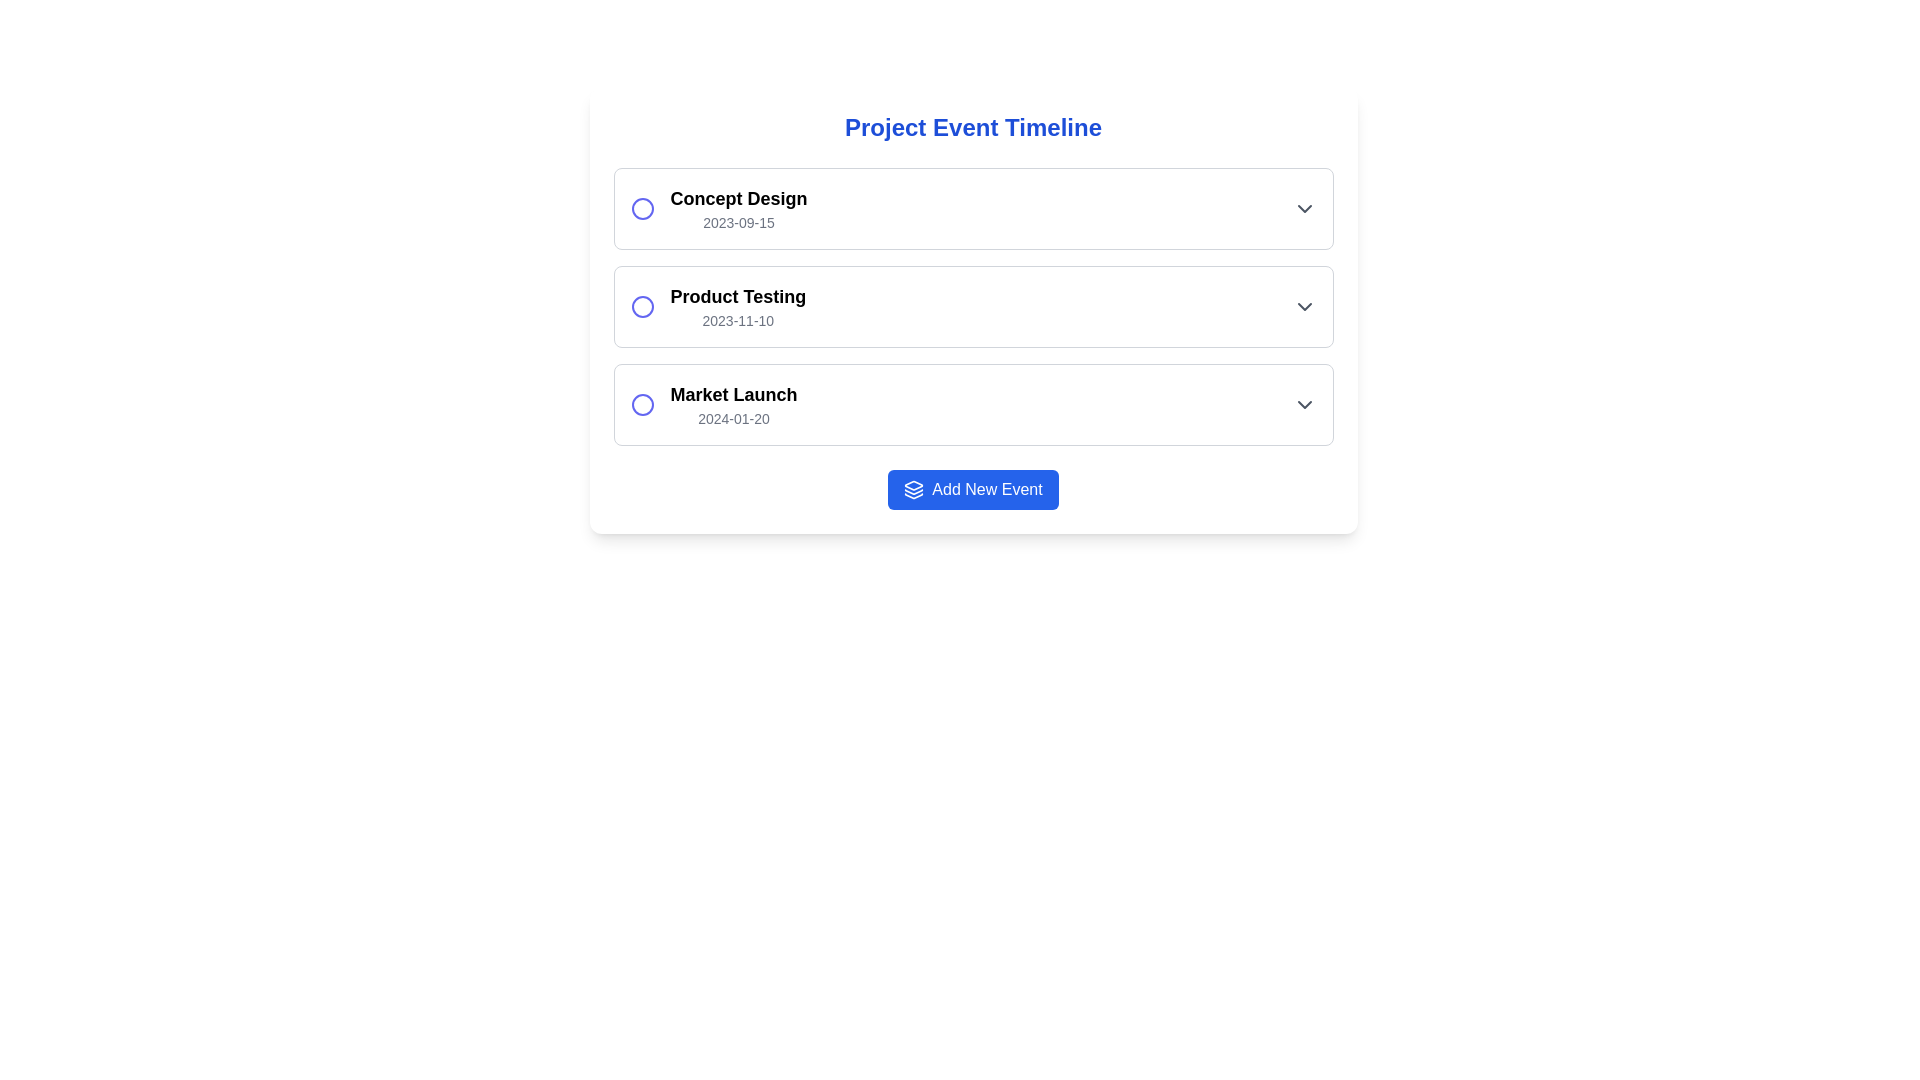  What do you see at coordinates (642, 307) in the screenshot?
I see `the circular radio button with a blue outline located to the left of the 'Product Testing' title` at bounding box center [642, 307].